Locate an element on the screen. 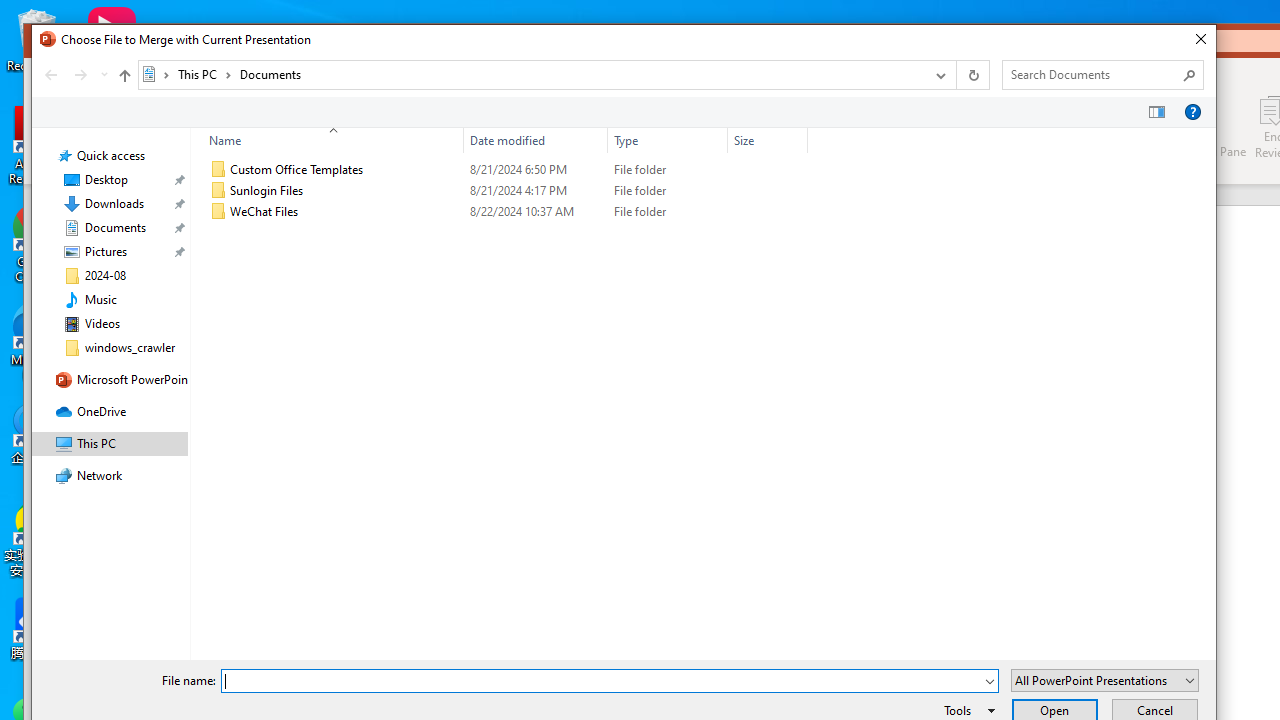 The height and width of the screenshot is (720, 1280). 'Sunlogin Files' is located at coordinates (504, 191).